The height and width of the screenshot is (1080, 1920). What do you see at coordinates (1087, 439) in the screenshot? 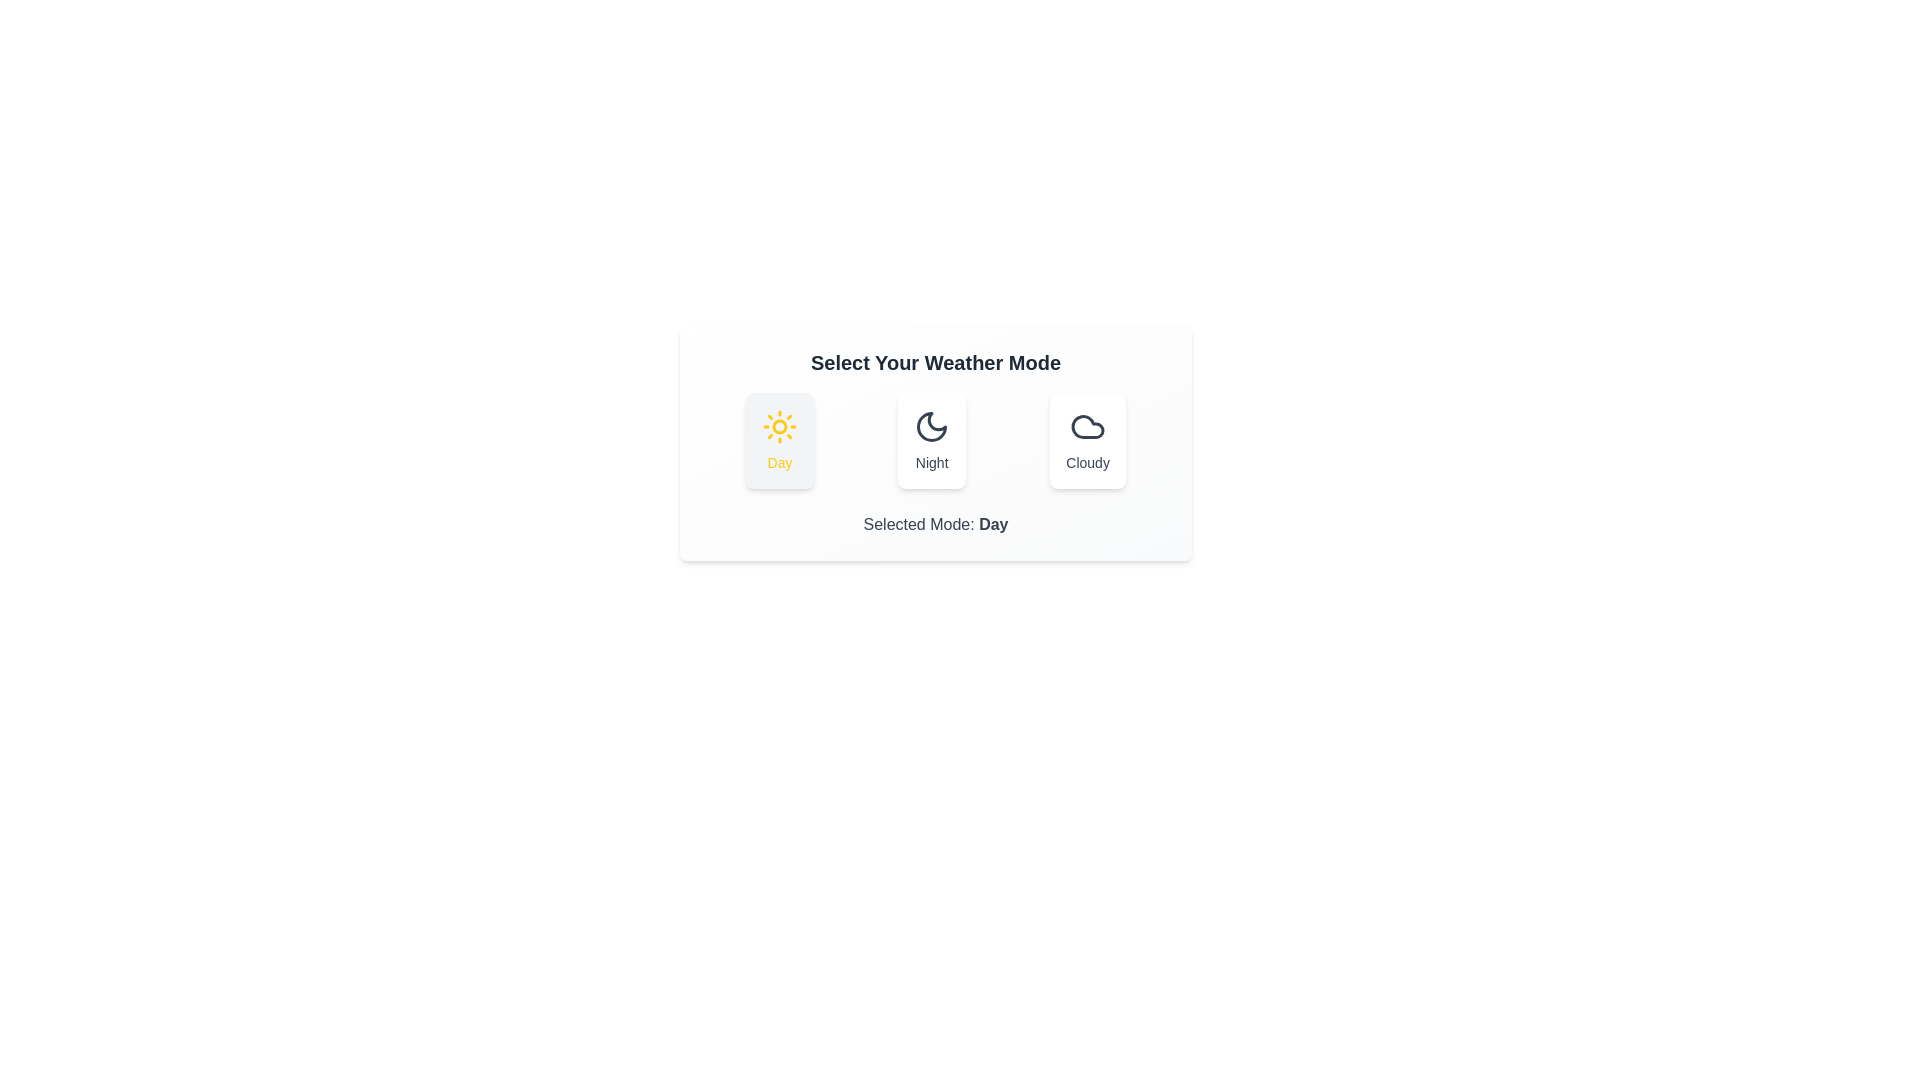
I see `the weather icon and its corresponding label for Cloudy` at bounding box center [1087, 439].